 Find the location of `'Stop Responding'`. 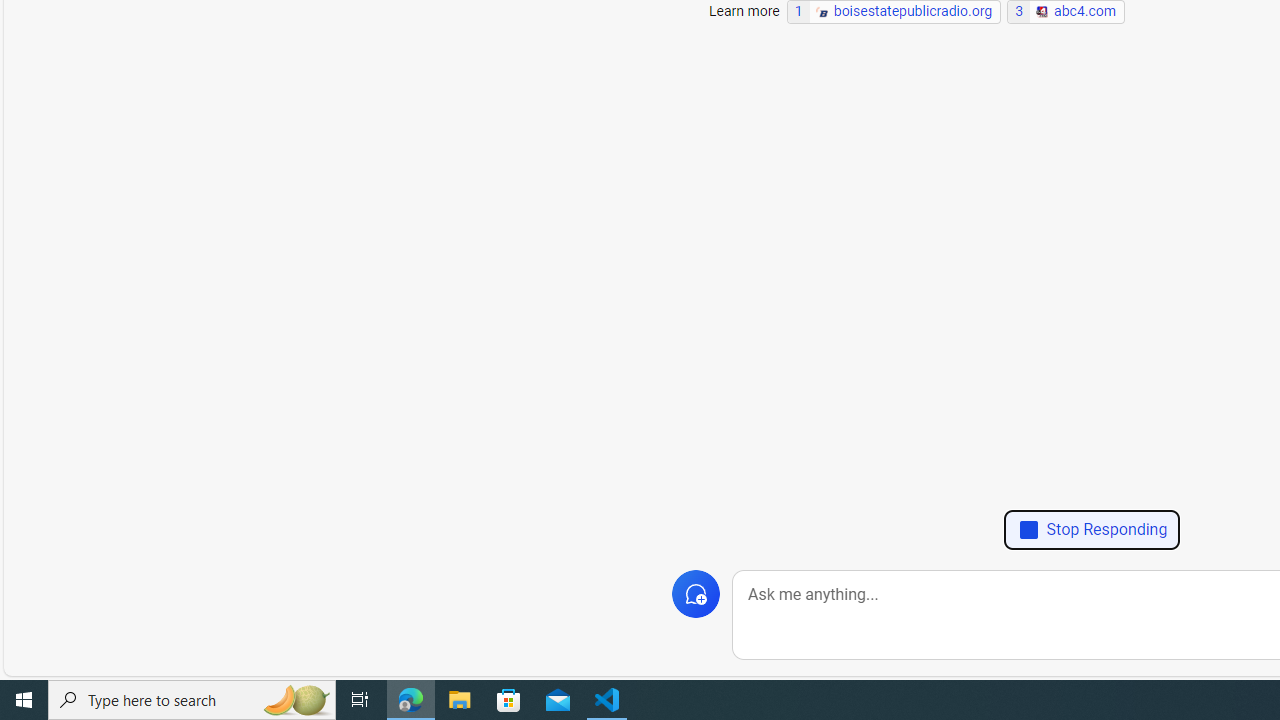

'Stop Responding' is located at coordinates (1091, 528).